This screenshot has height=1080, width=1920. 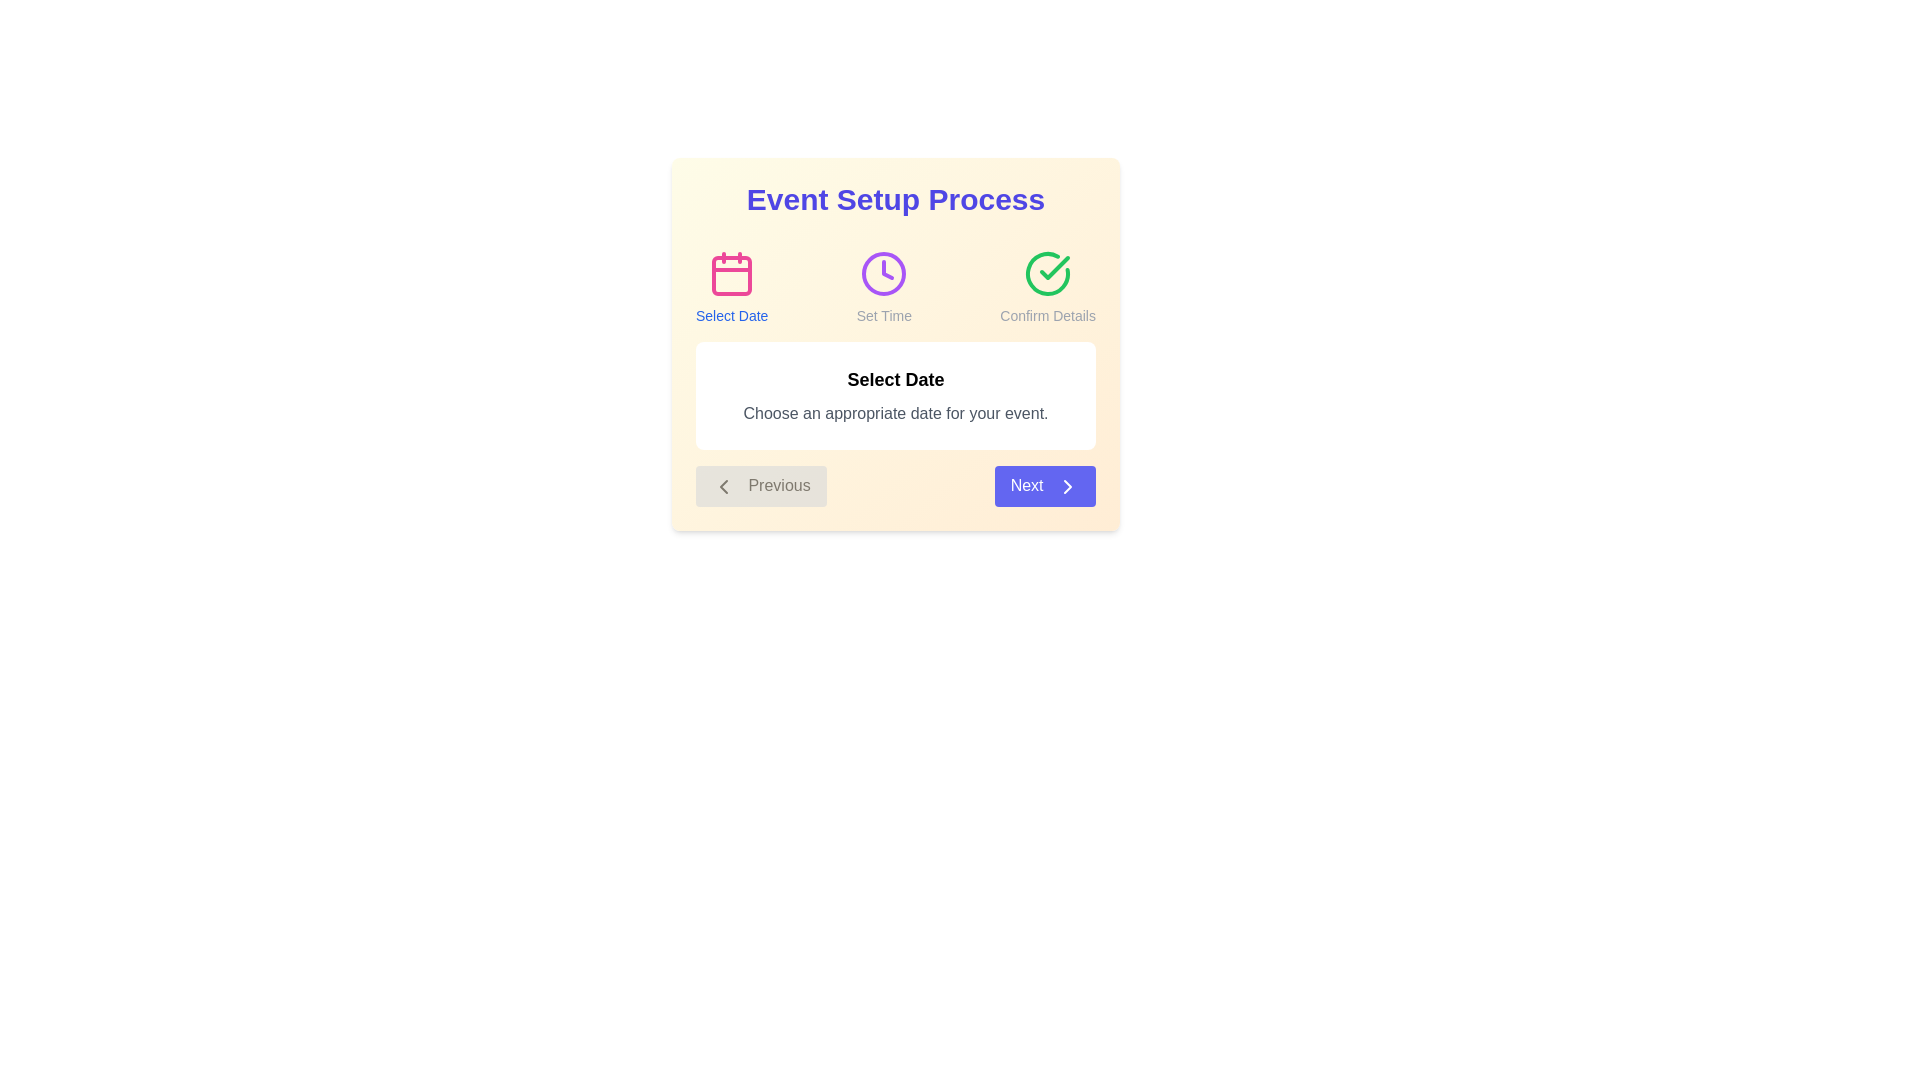 I want to click on the 'Previous' button to navigate to the previous step, so click(x=760, y=486).